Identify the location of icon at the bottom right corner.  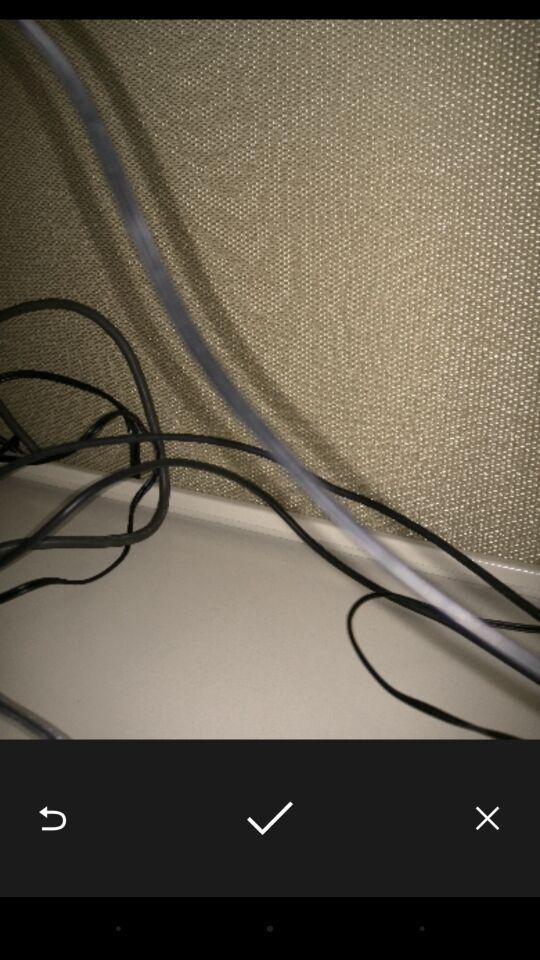
(486, 818).